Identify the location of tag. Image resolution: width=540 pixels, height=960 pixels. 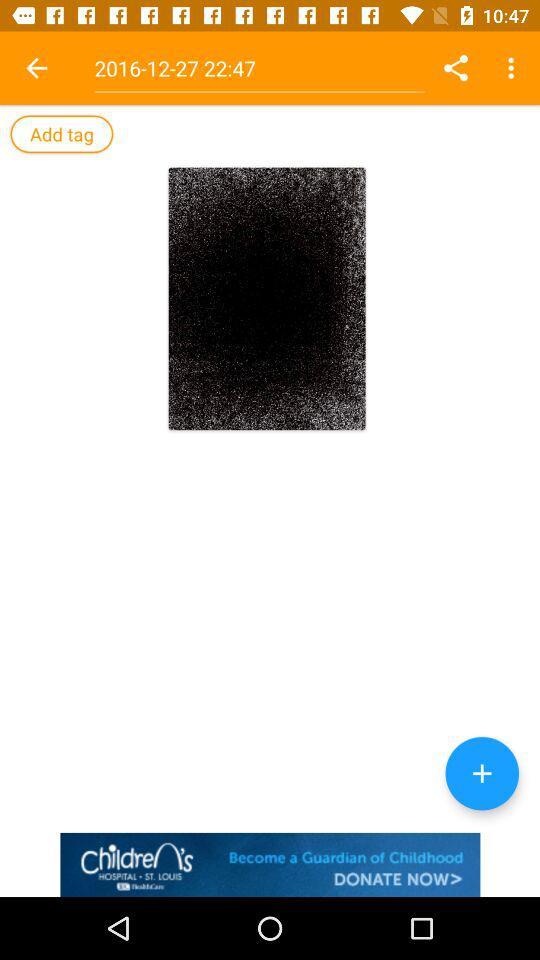
(61, 133).